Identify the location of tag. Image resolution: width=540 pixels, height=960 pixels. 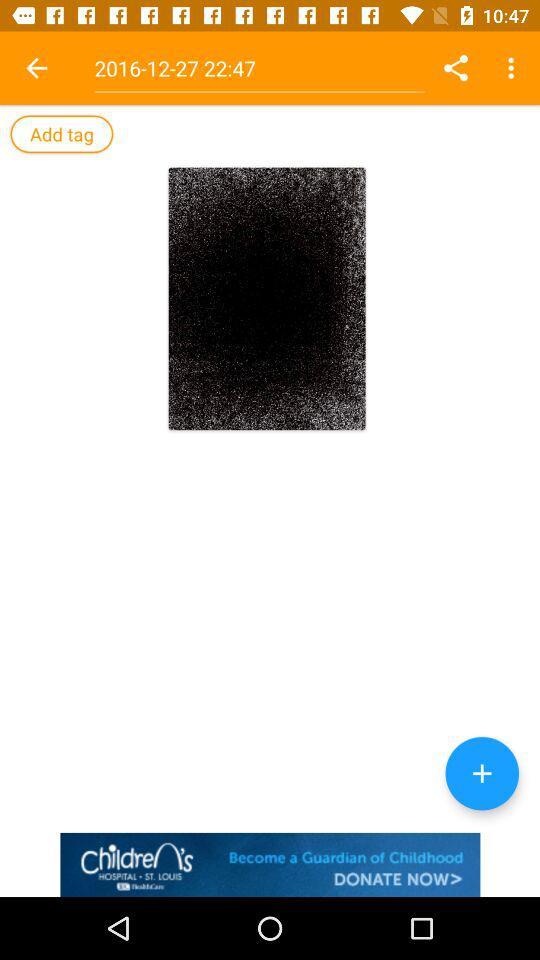
(61, 133).